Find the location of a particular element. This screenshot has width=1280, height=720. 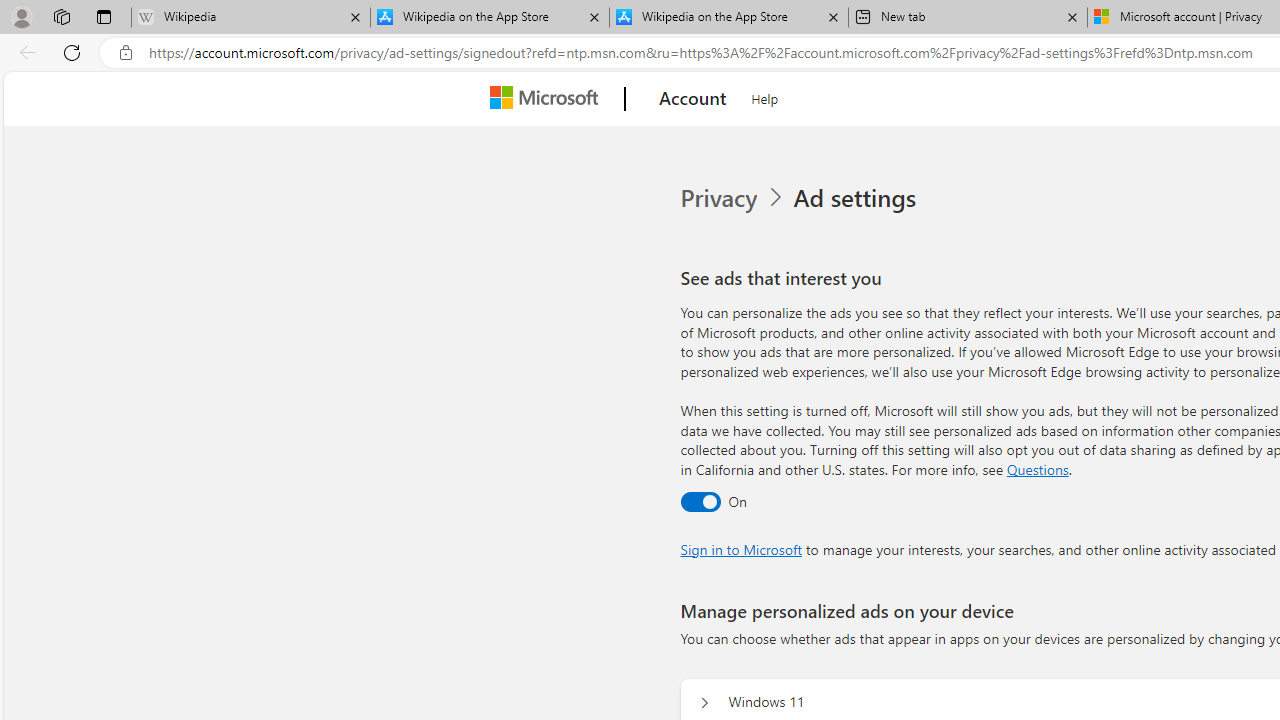

'Account' is located at coordinates (693, 99).